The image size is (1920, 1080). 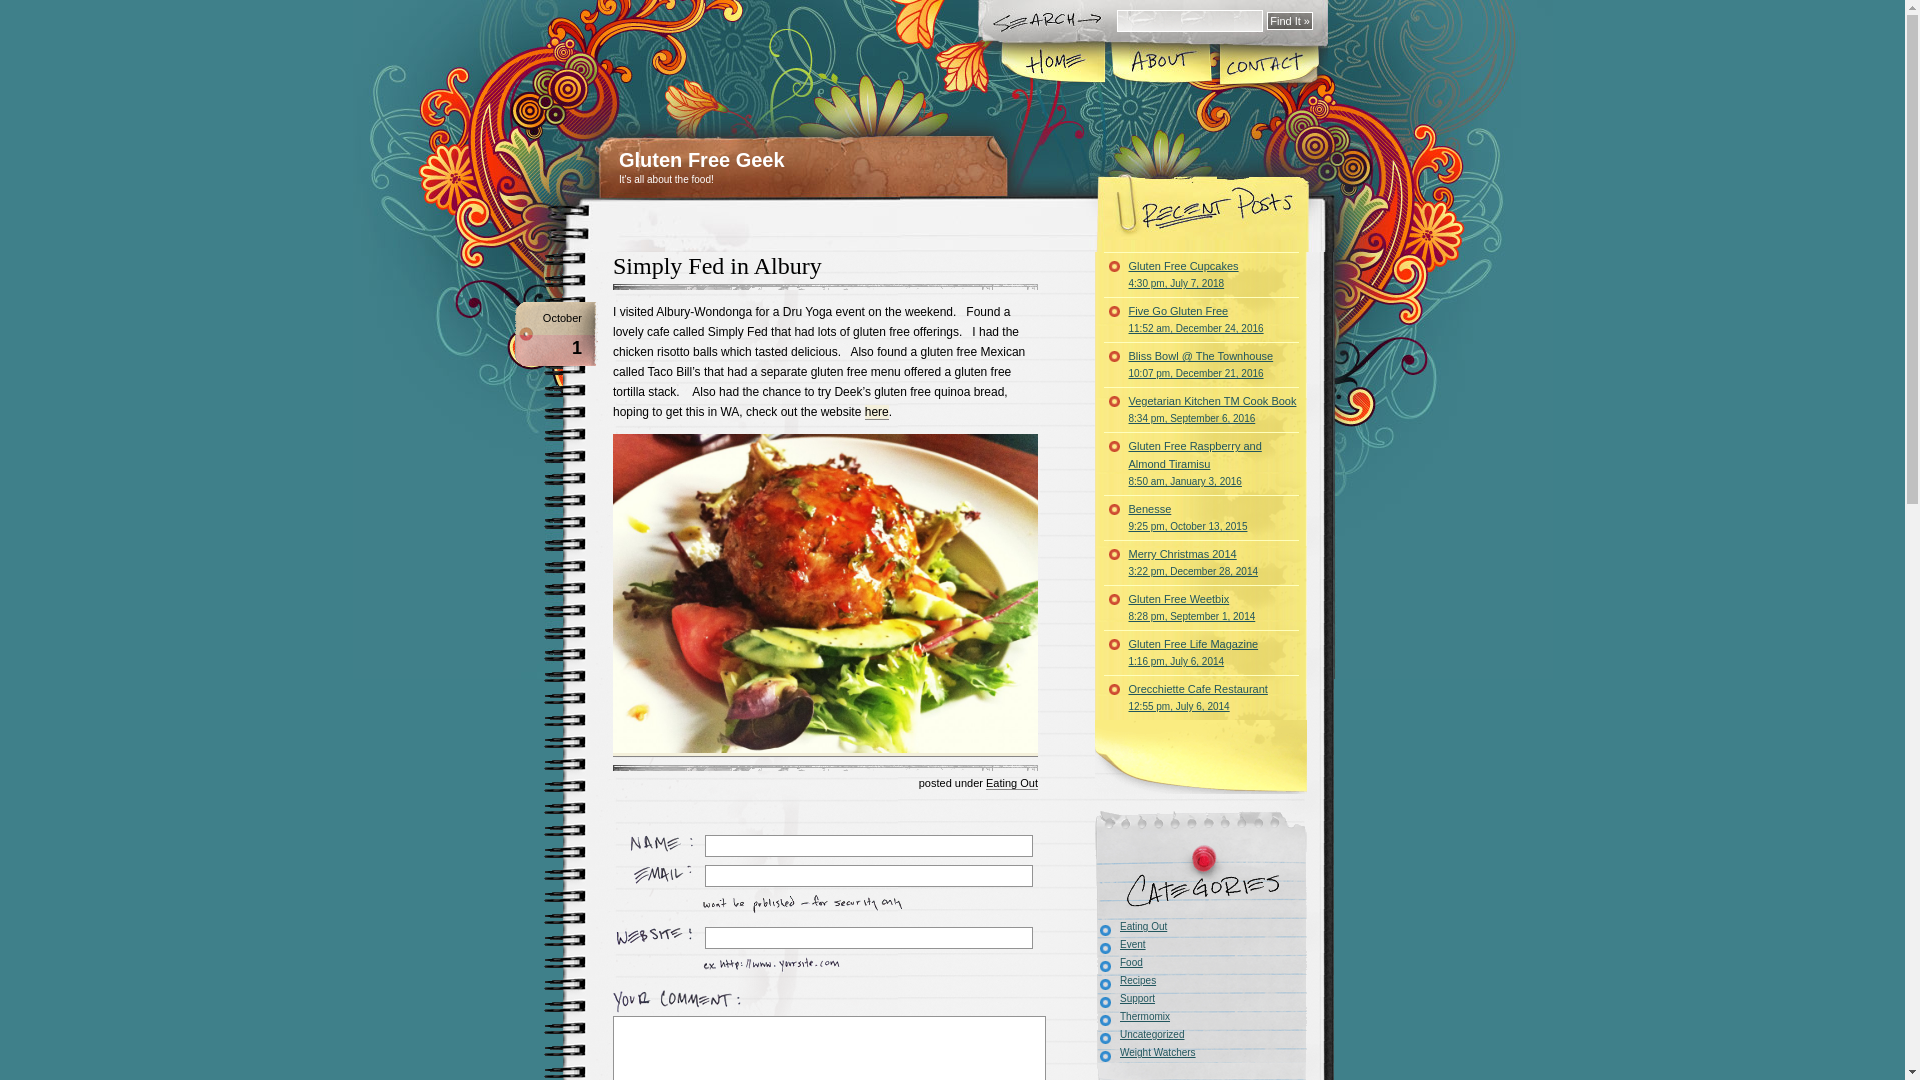 What do you see at coordinates (1266, 63) in the screenshot?
I see `'Contact Me'` at bounding box center [1266, 63].